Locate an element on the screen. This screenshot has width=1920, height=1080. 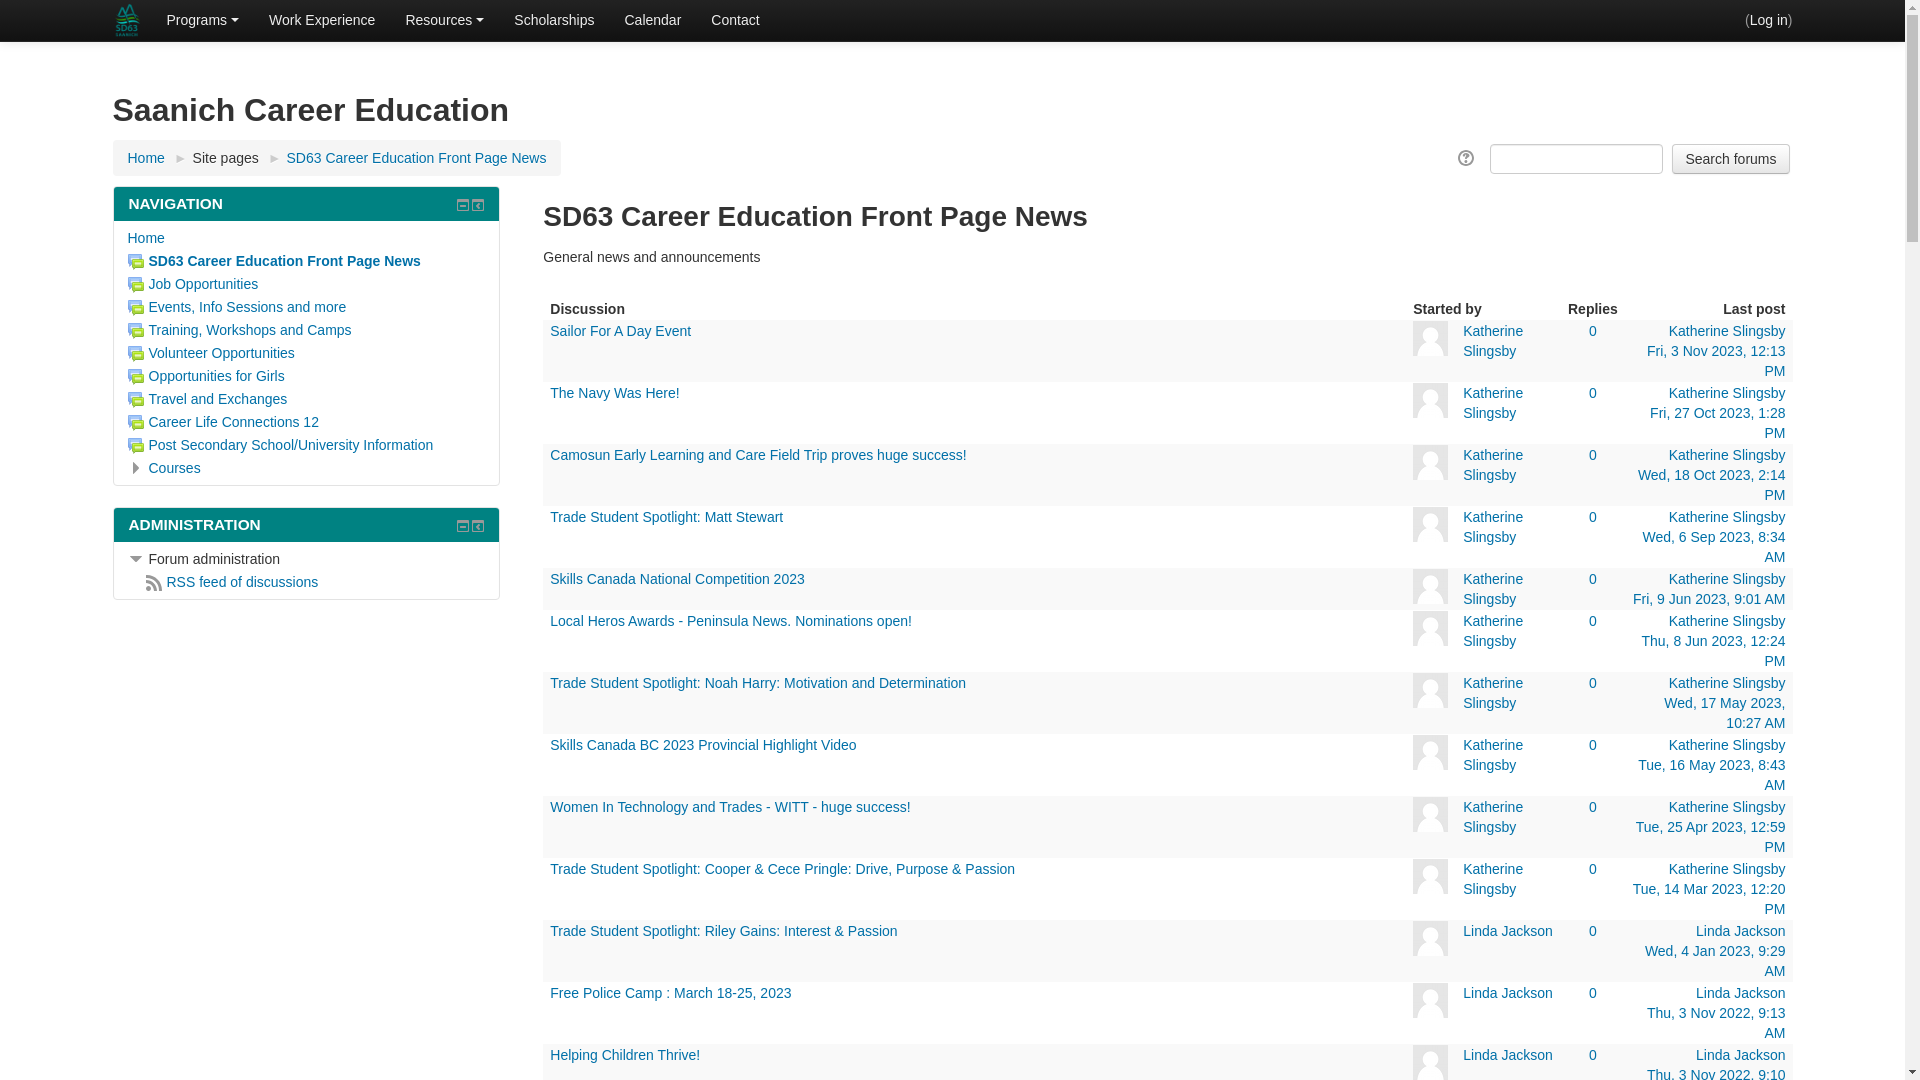
'Trade Student Spotlight: Riley Gains: Interest & Passion' is located at coordinates (722, 930).